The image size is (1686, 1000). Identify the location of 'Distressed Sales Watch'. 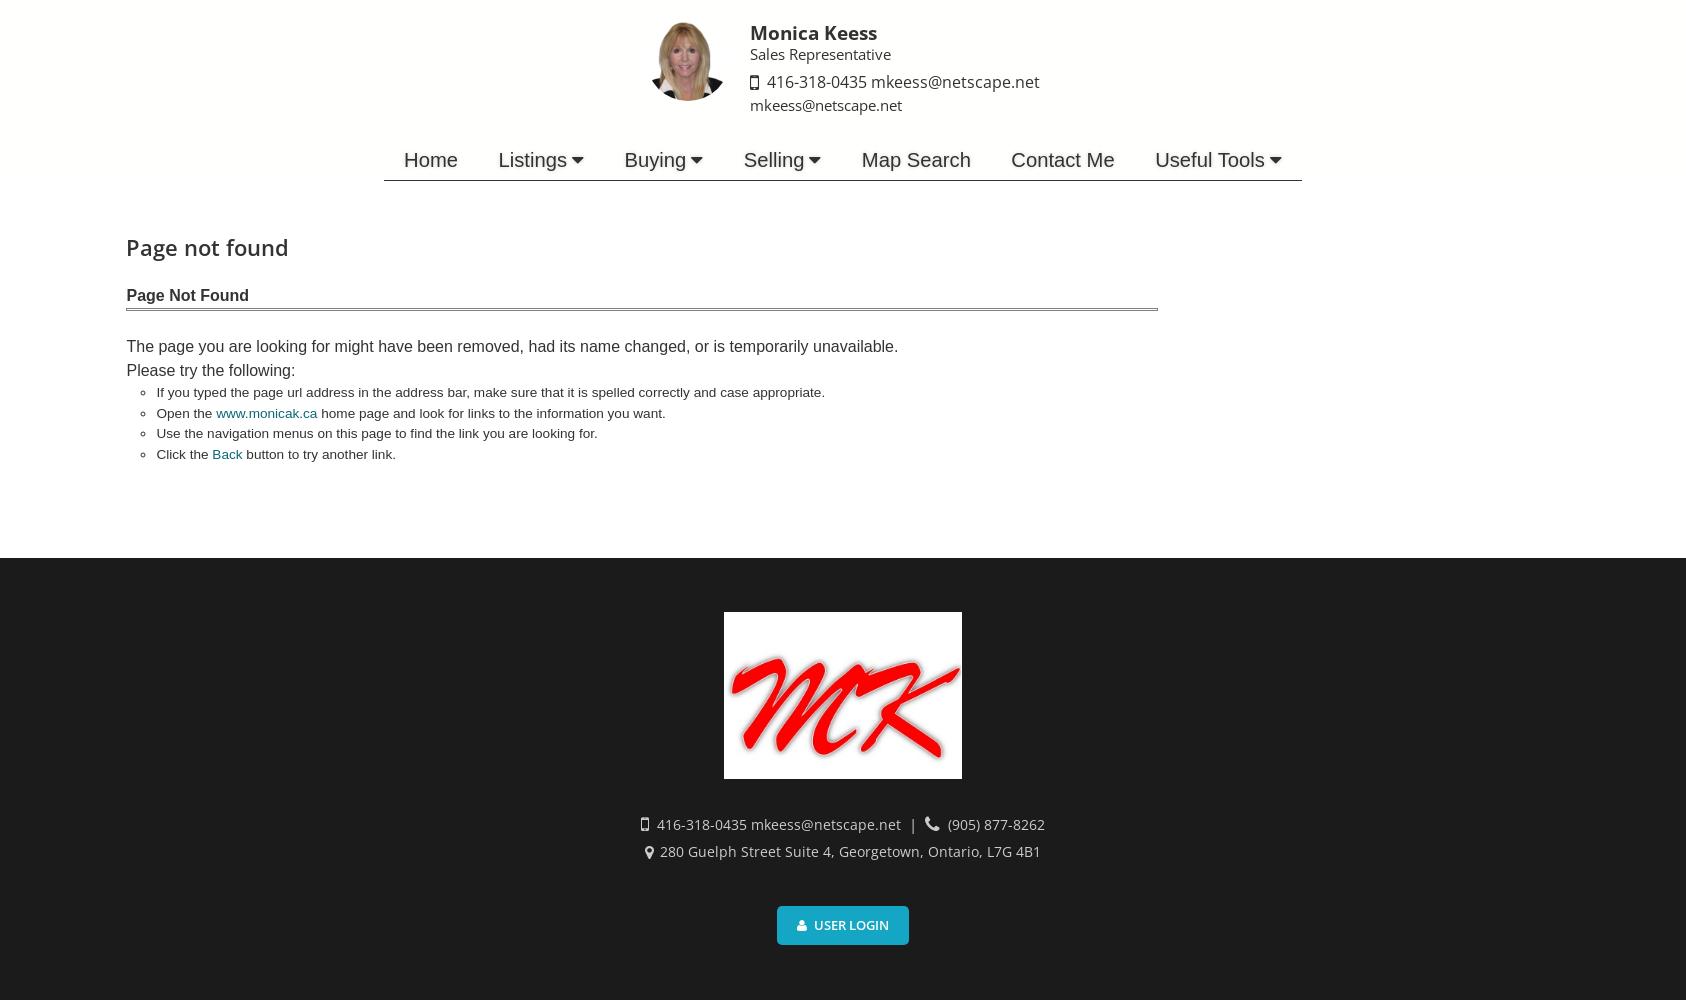
(615, 459).